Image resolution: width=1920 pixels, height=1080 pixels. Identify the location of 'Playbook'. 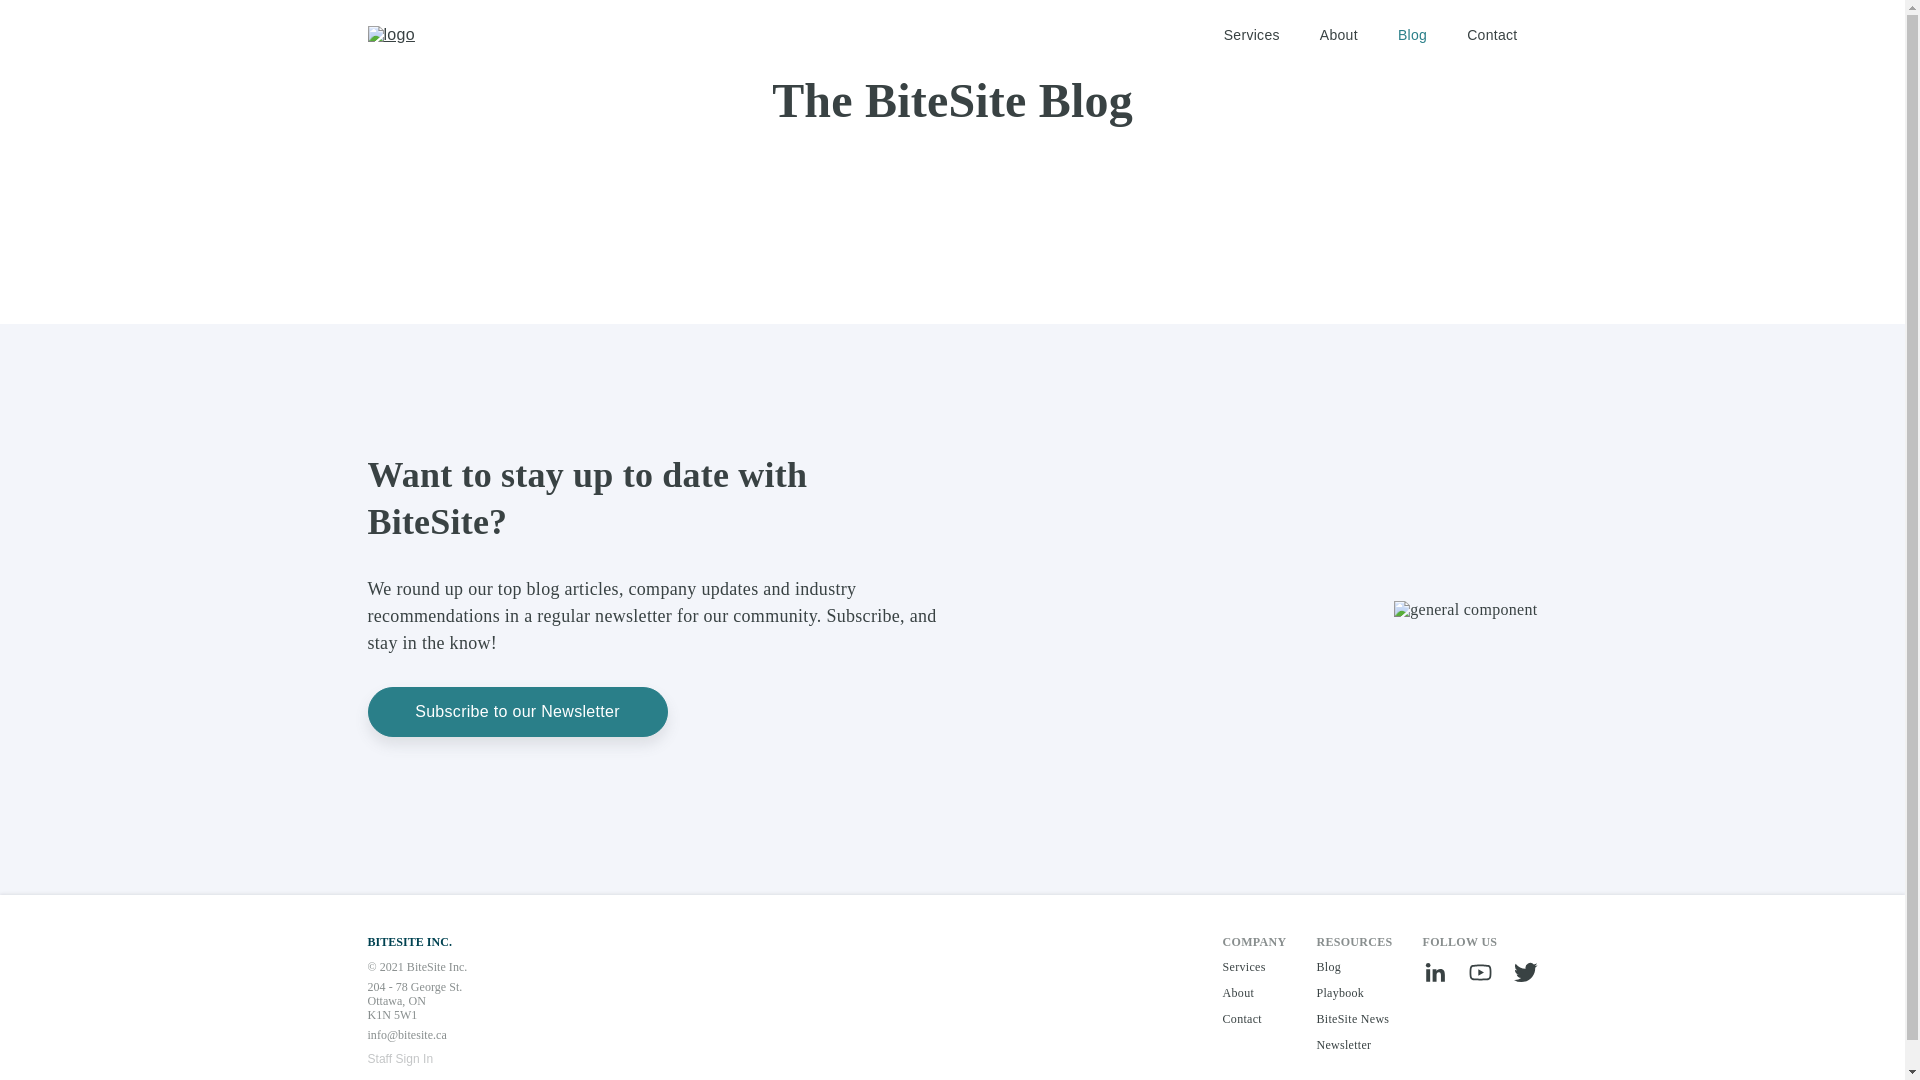
(1353, 992).